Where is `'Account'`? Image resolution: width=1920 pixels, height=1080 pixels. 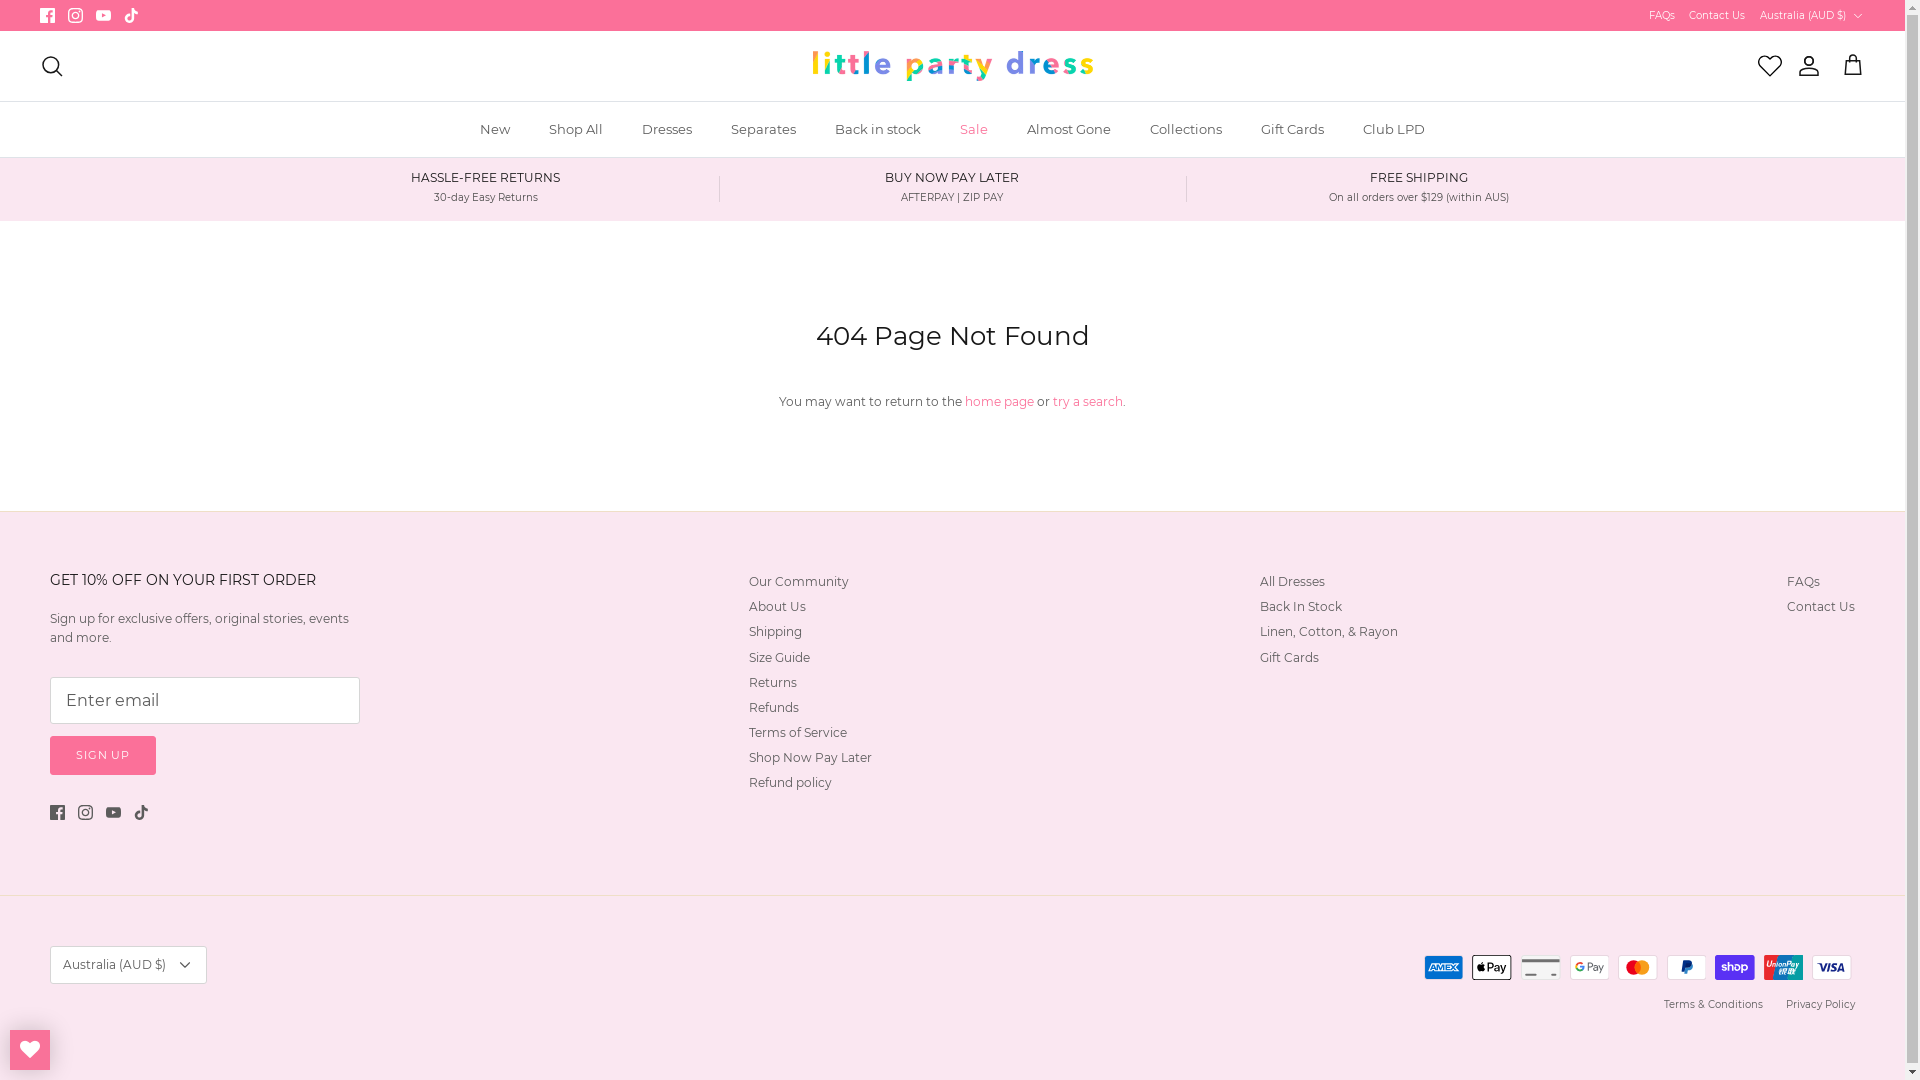
'Account' is located at coordinates (1804, 64).